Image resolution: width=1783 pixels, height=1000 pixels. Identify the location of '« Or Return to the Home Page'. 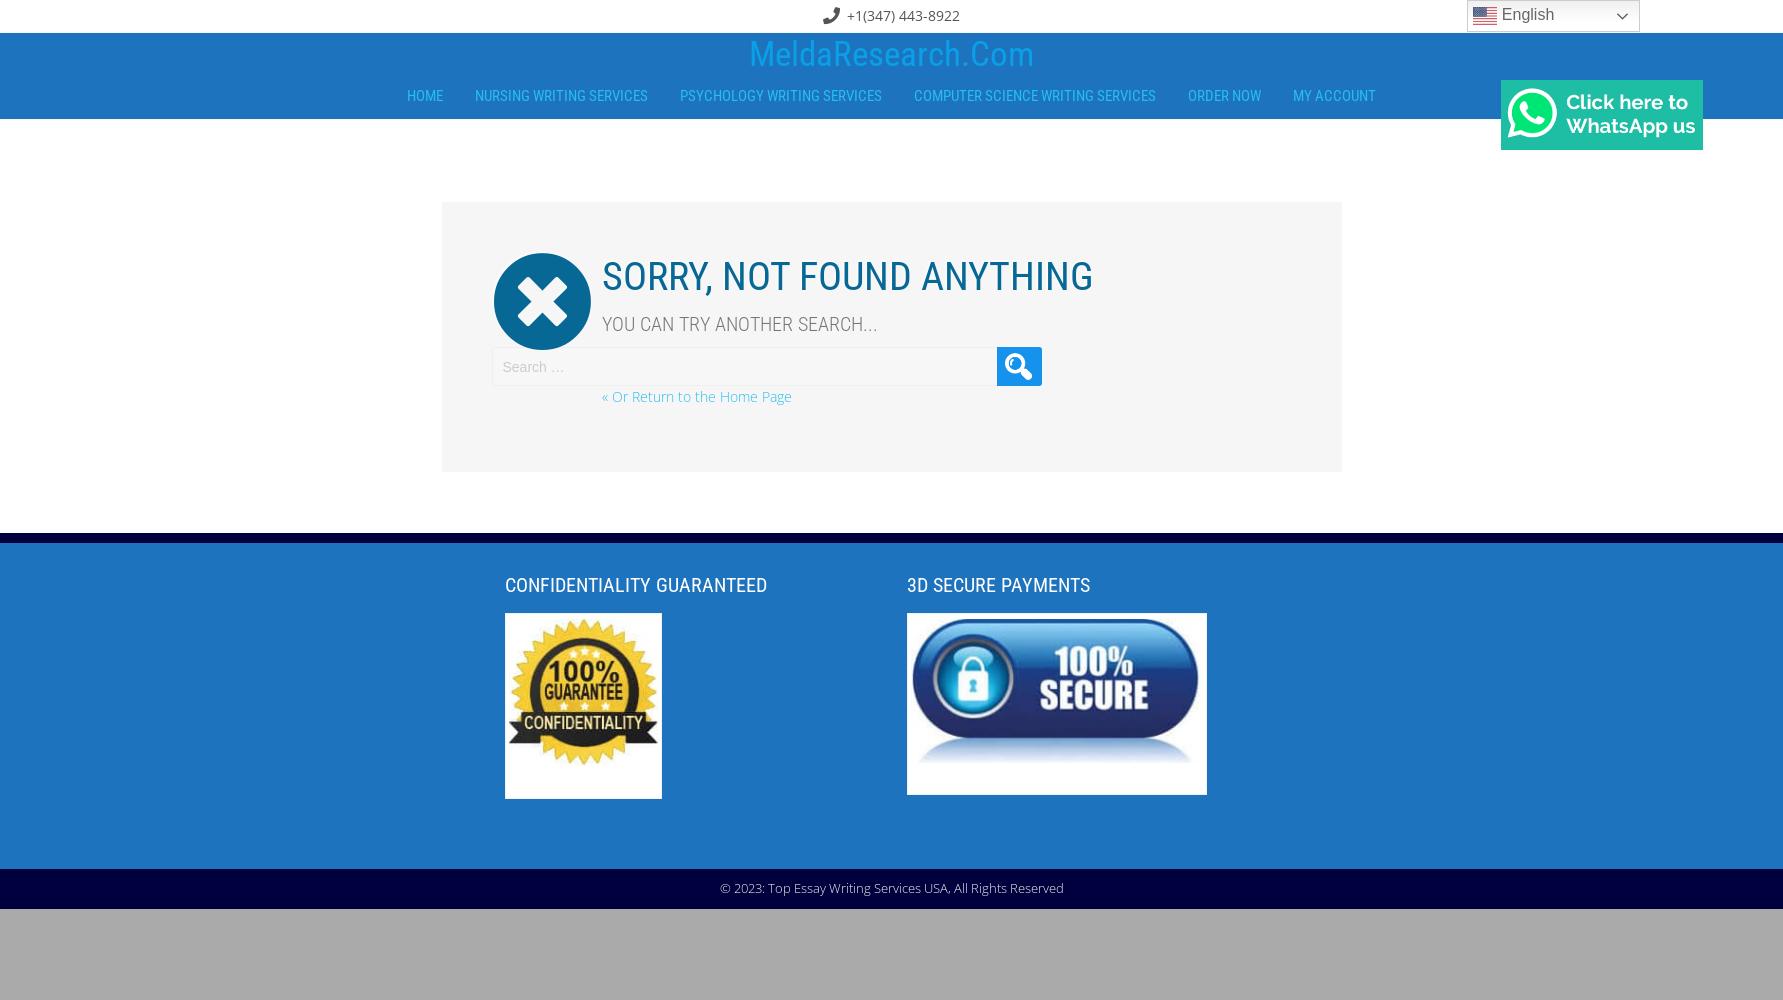
(695, 396).